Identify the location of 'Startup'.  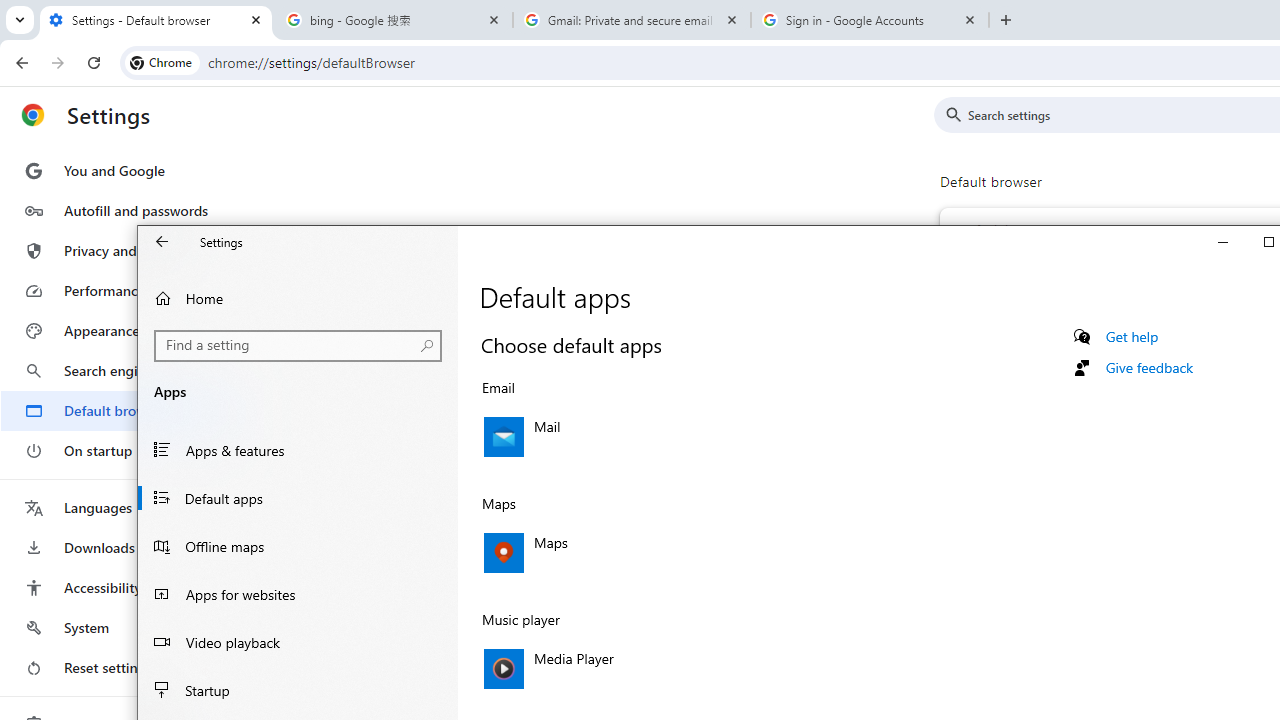
(297, 689).